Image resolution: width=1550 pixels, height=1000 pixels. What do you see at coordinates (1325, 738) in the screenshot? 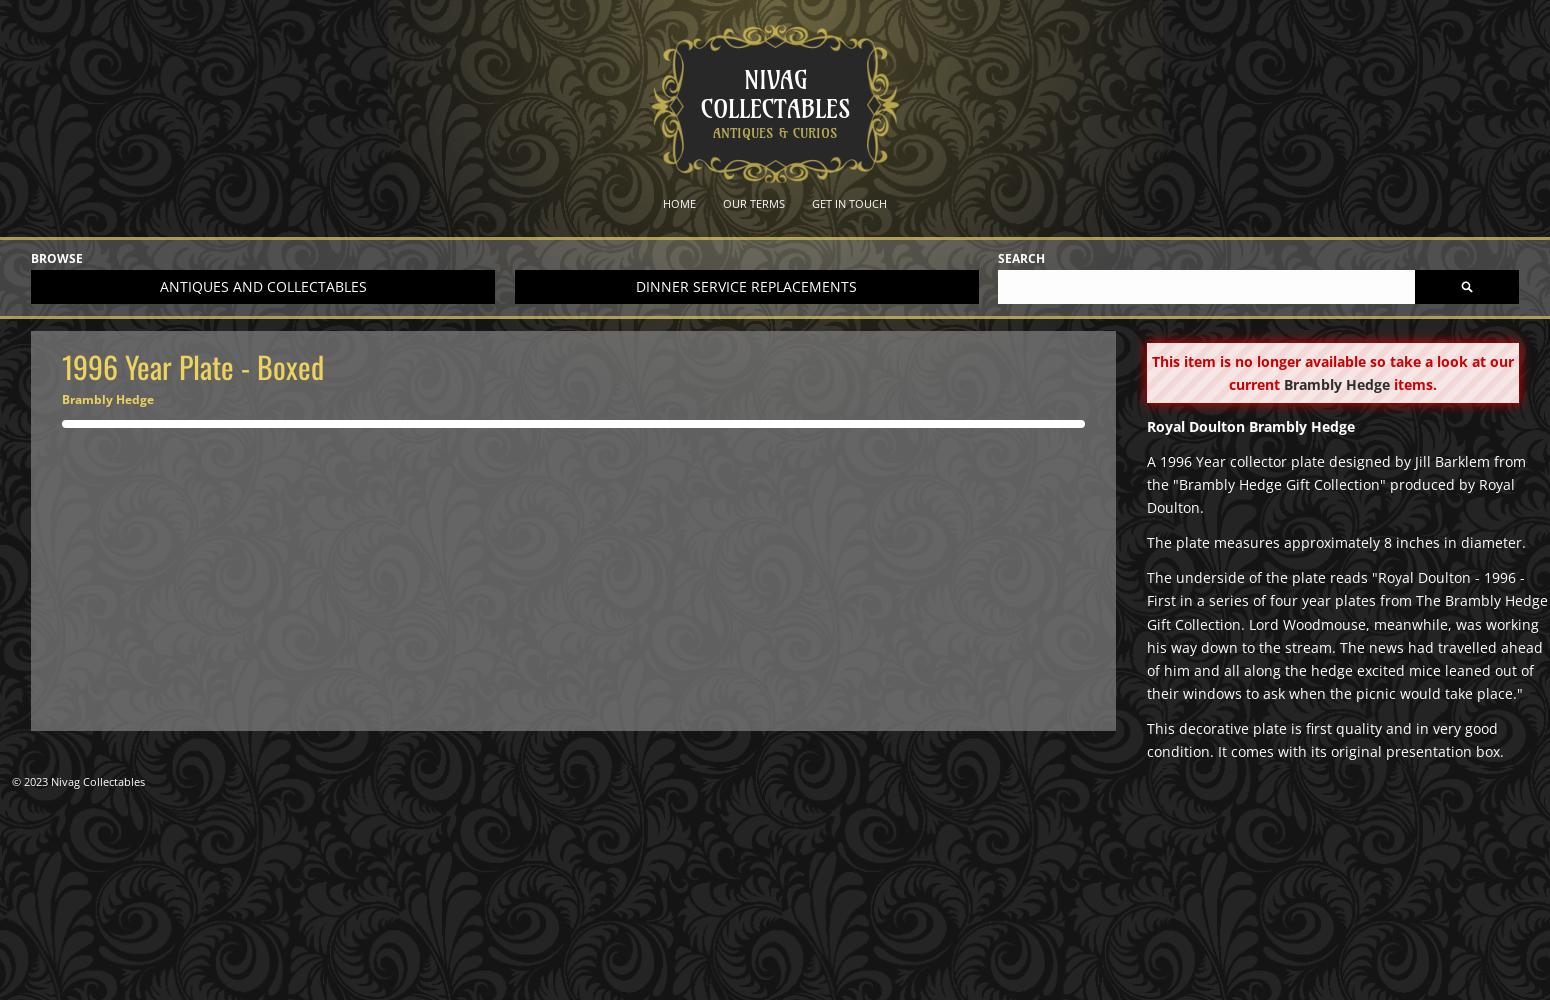
I see `'This decorative plate is first quality and in very good condition. It comes with its original presentation box.'` at bounding box center [1325, 738].